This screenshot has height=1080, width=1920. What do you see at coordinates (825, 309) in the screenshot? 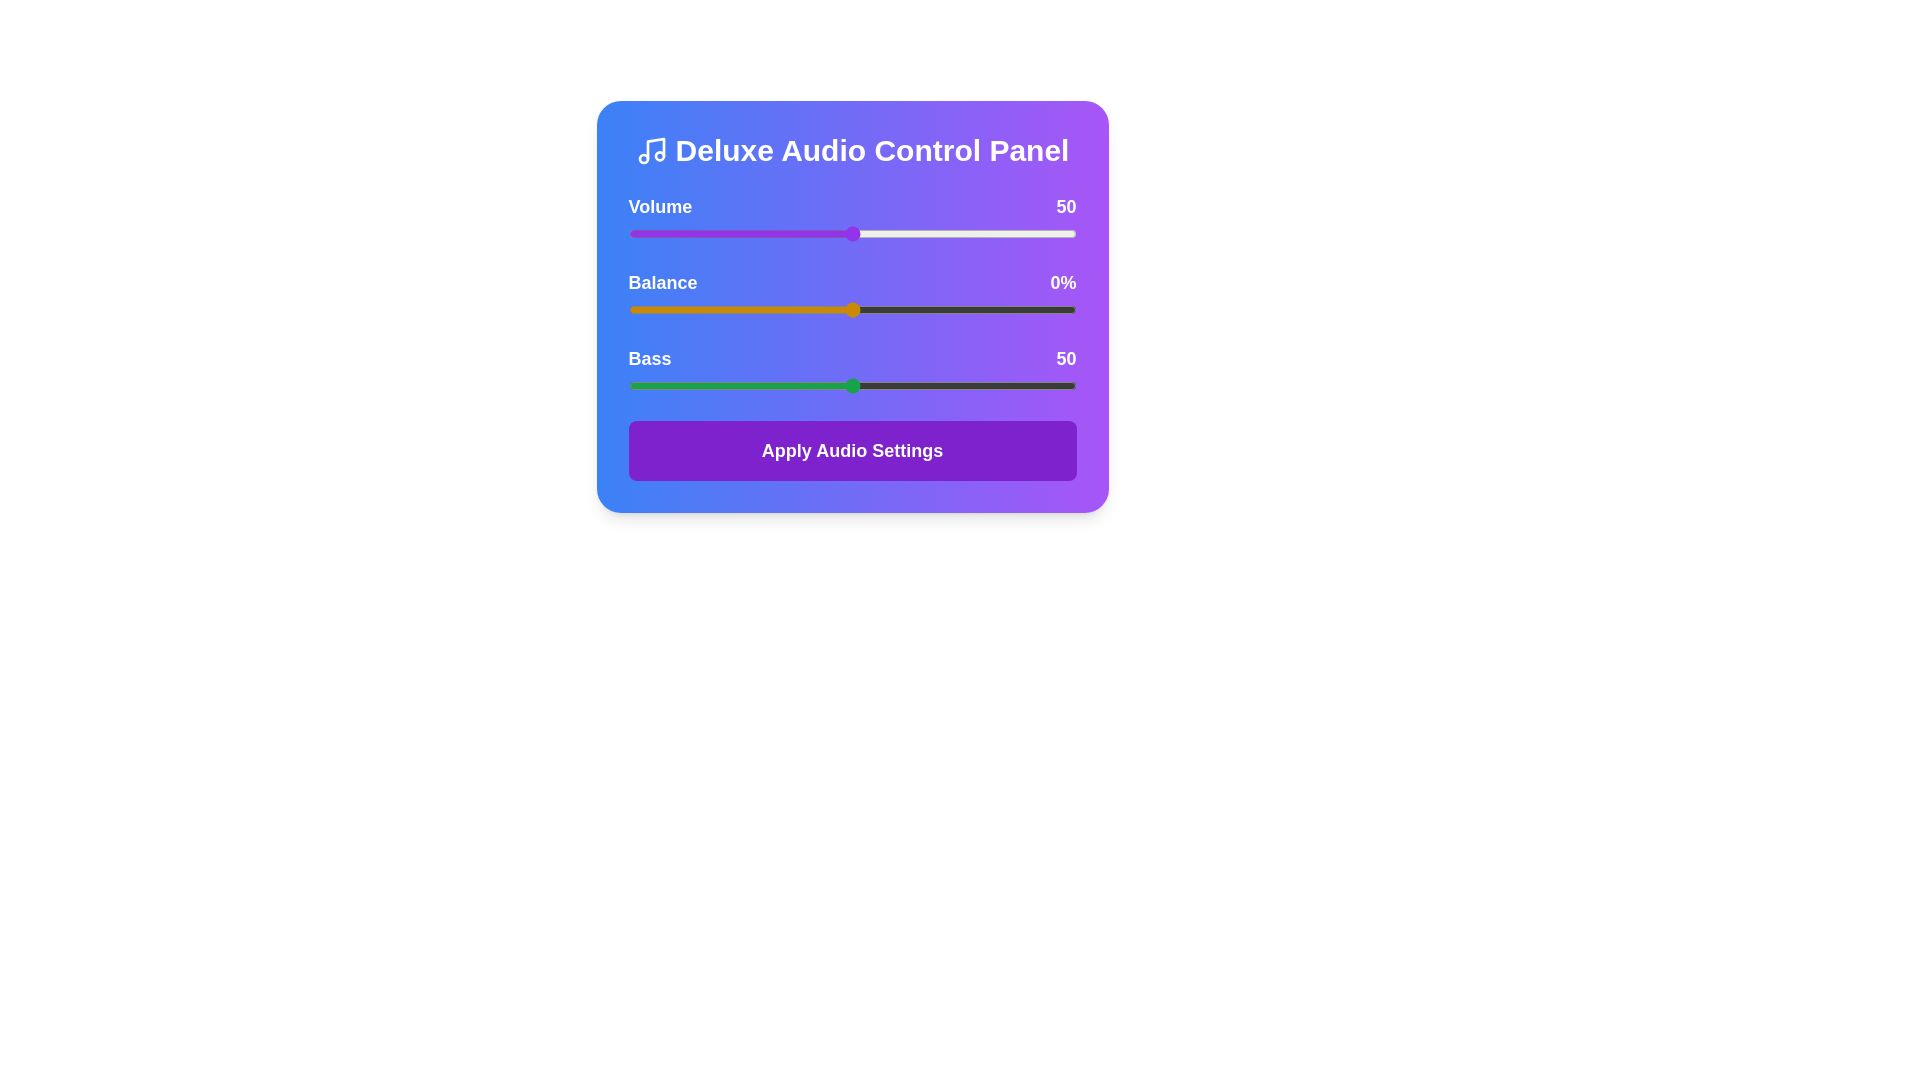
I see `the balance slider` at bounding box center [825, 309].